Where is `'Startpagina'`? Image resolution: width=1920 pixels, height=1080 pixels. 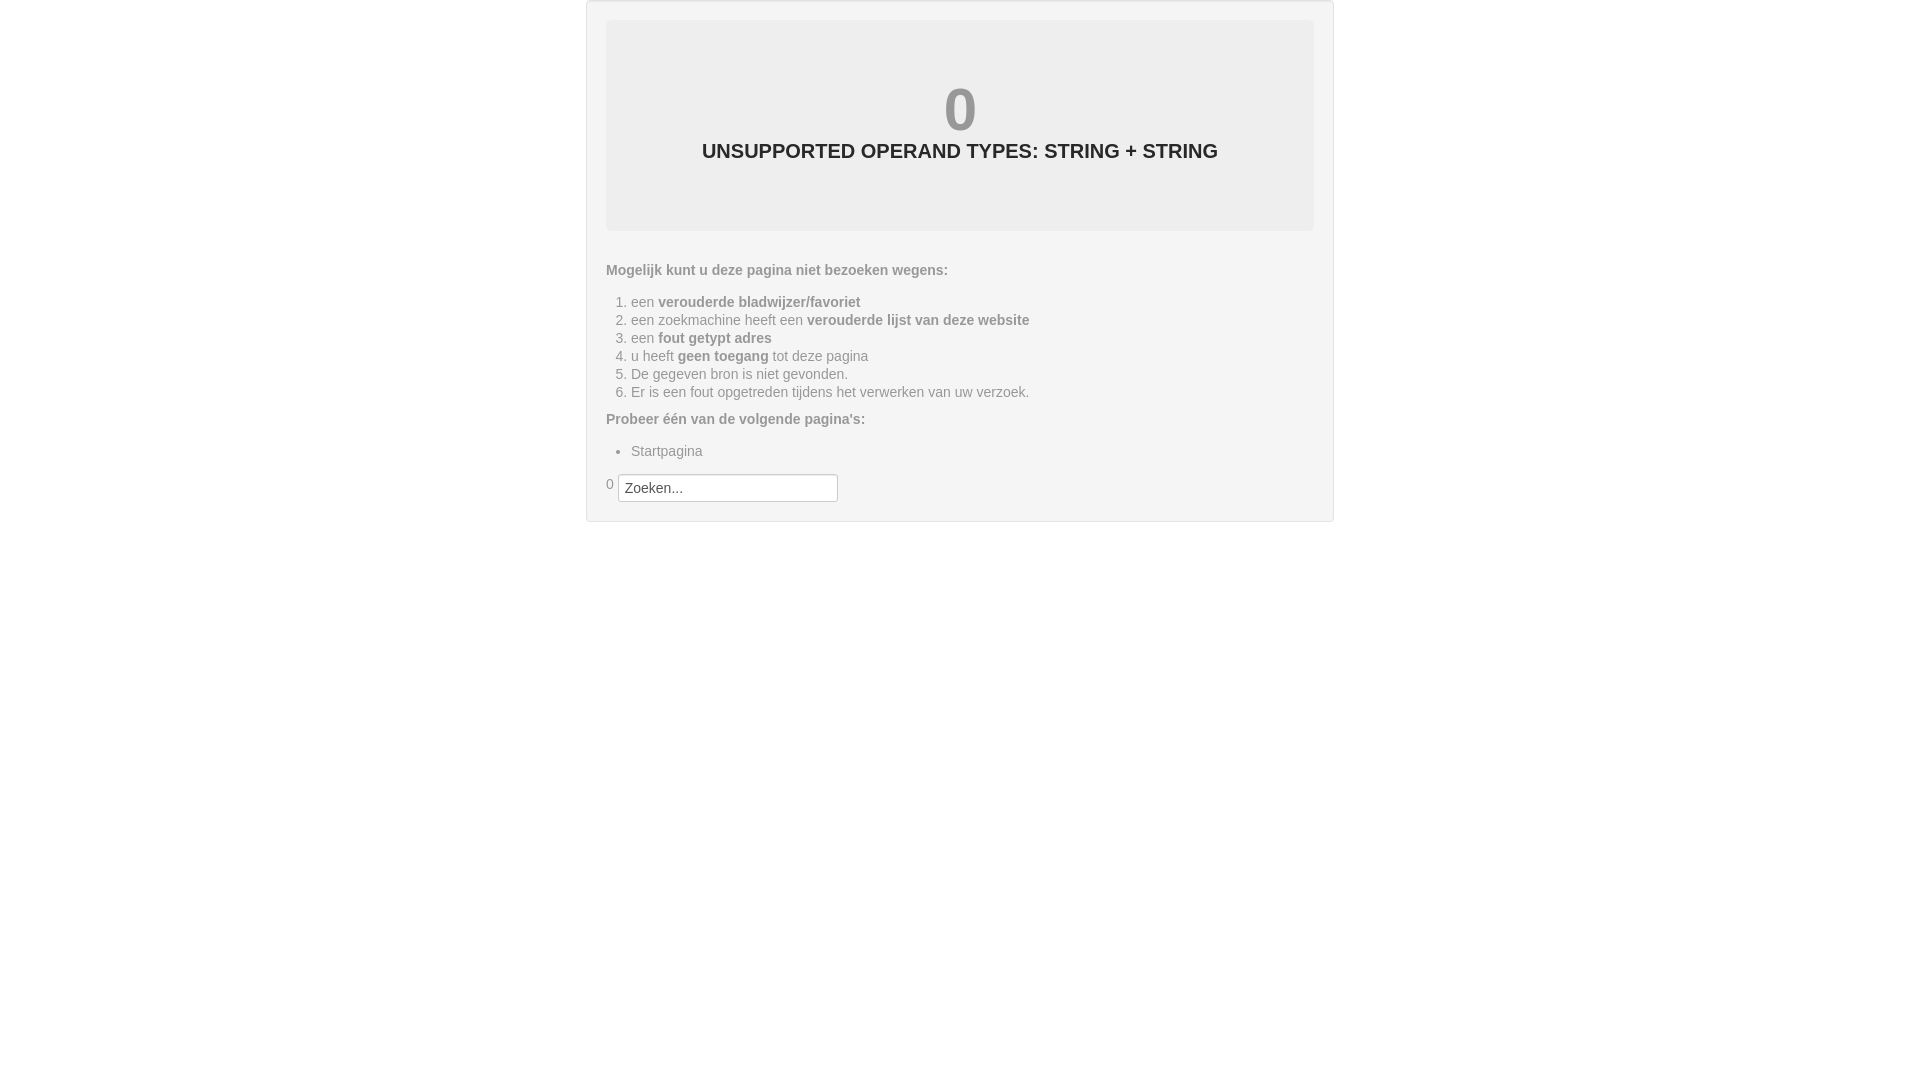
'Startpagina' is located at coordinates (667, 451).